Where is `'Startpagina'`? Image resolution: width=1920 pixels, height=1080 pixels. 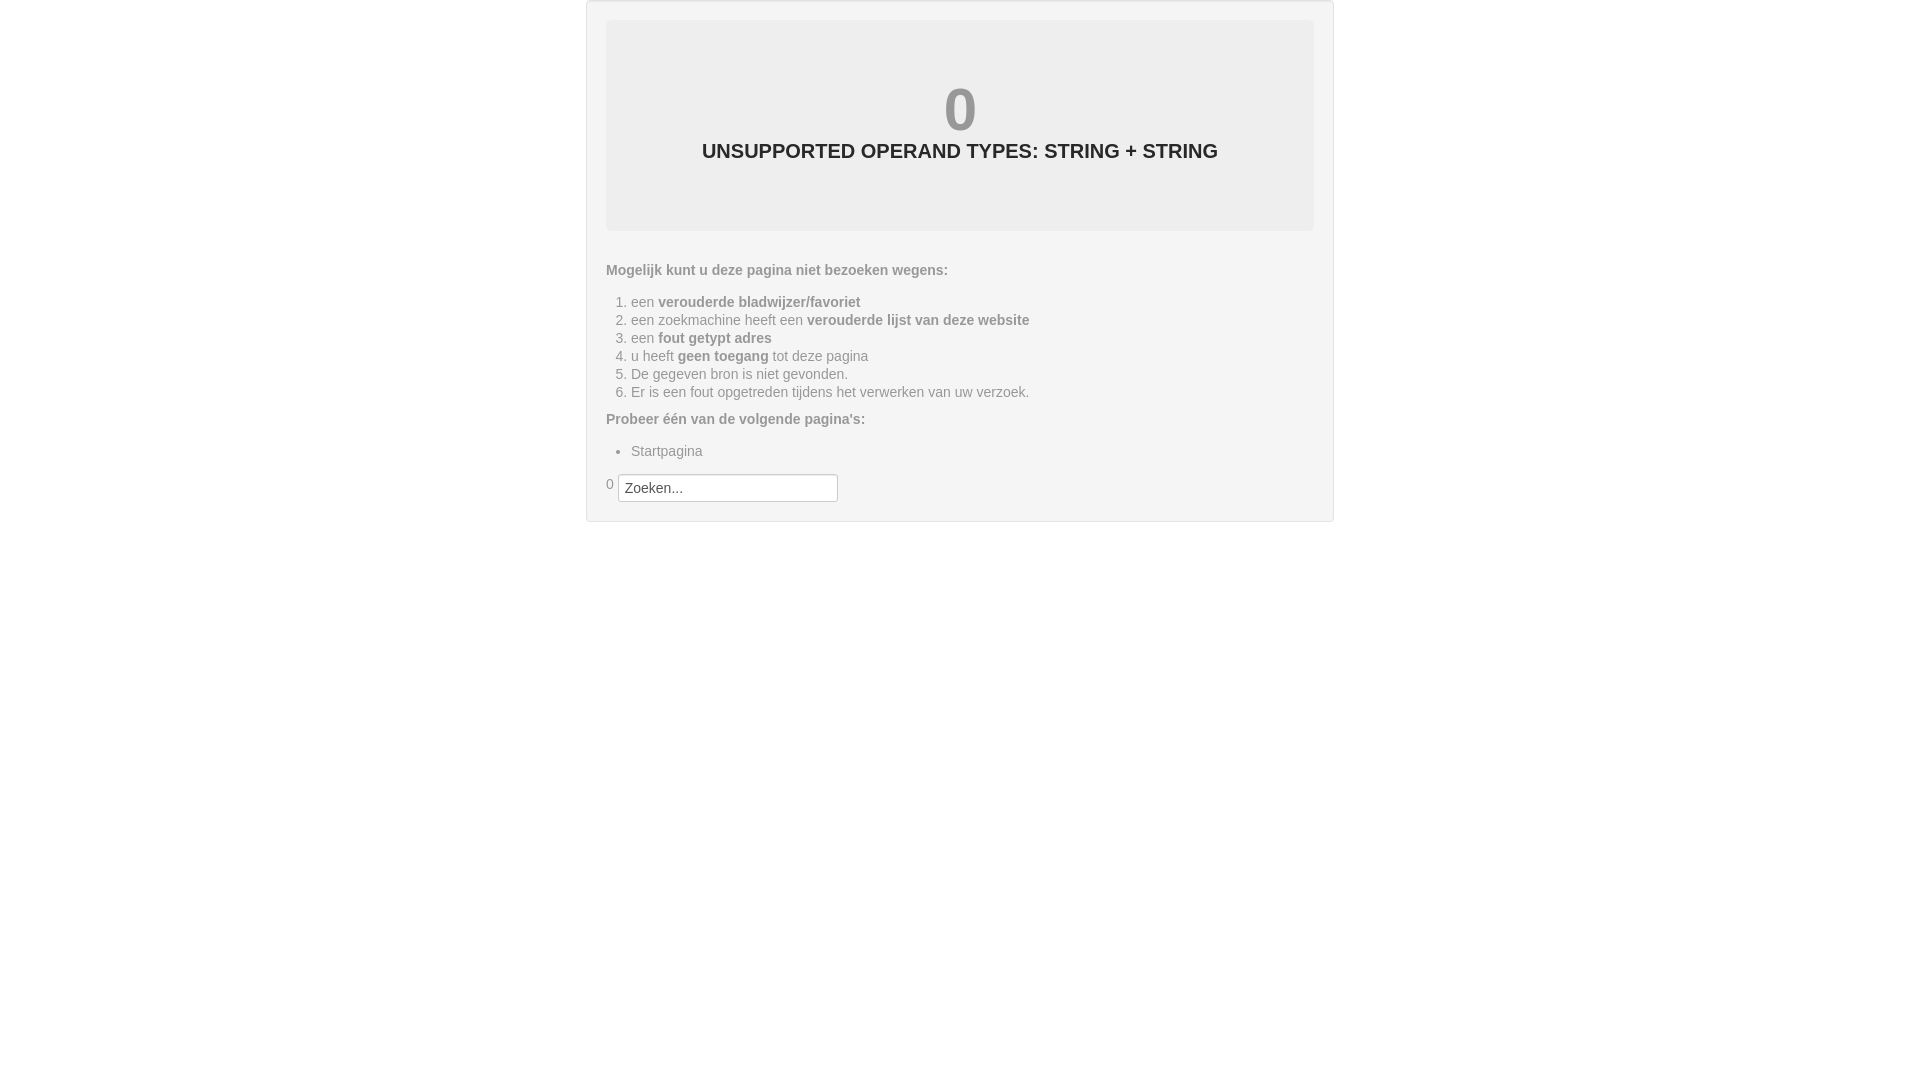
'Startpagina' is located at coordinates (667, 451).